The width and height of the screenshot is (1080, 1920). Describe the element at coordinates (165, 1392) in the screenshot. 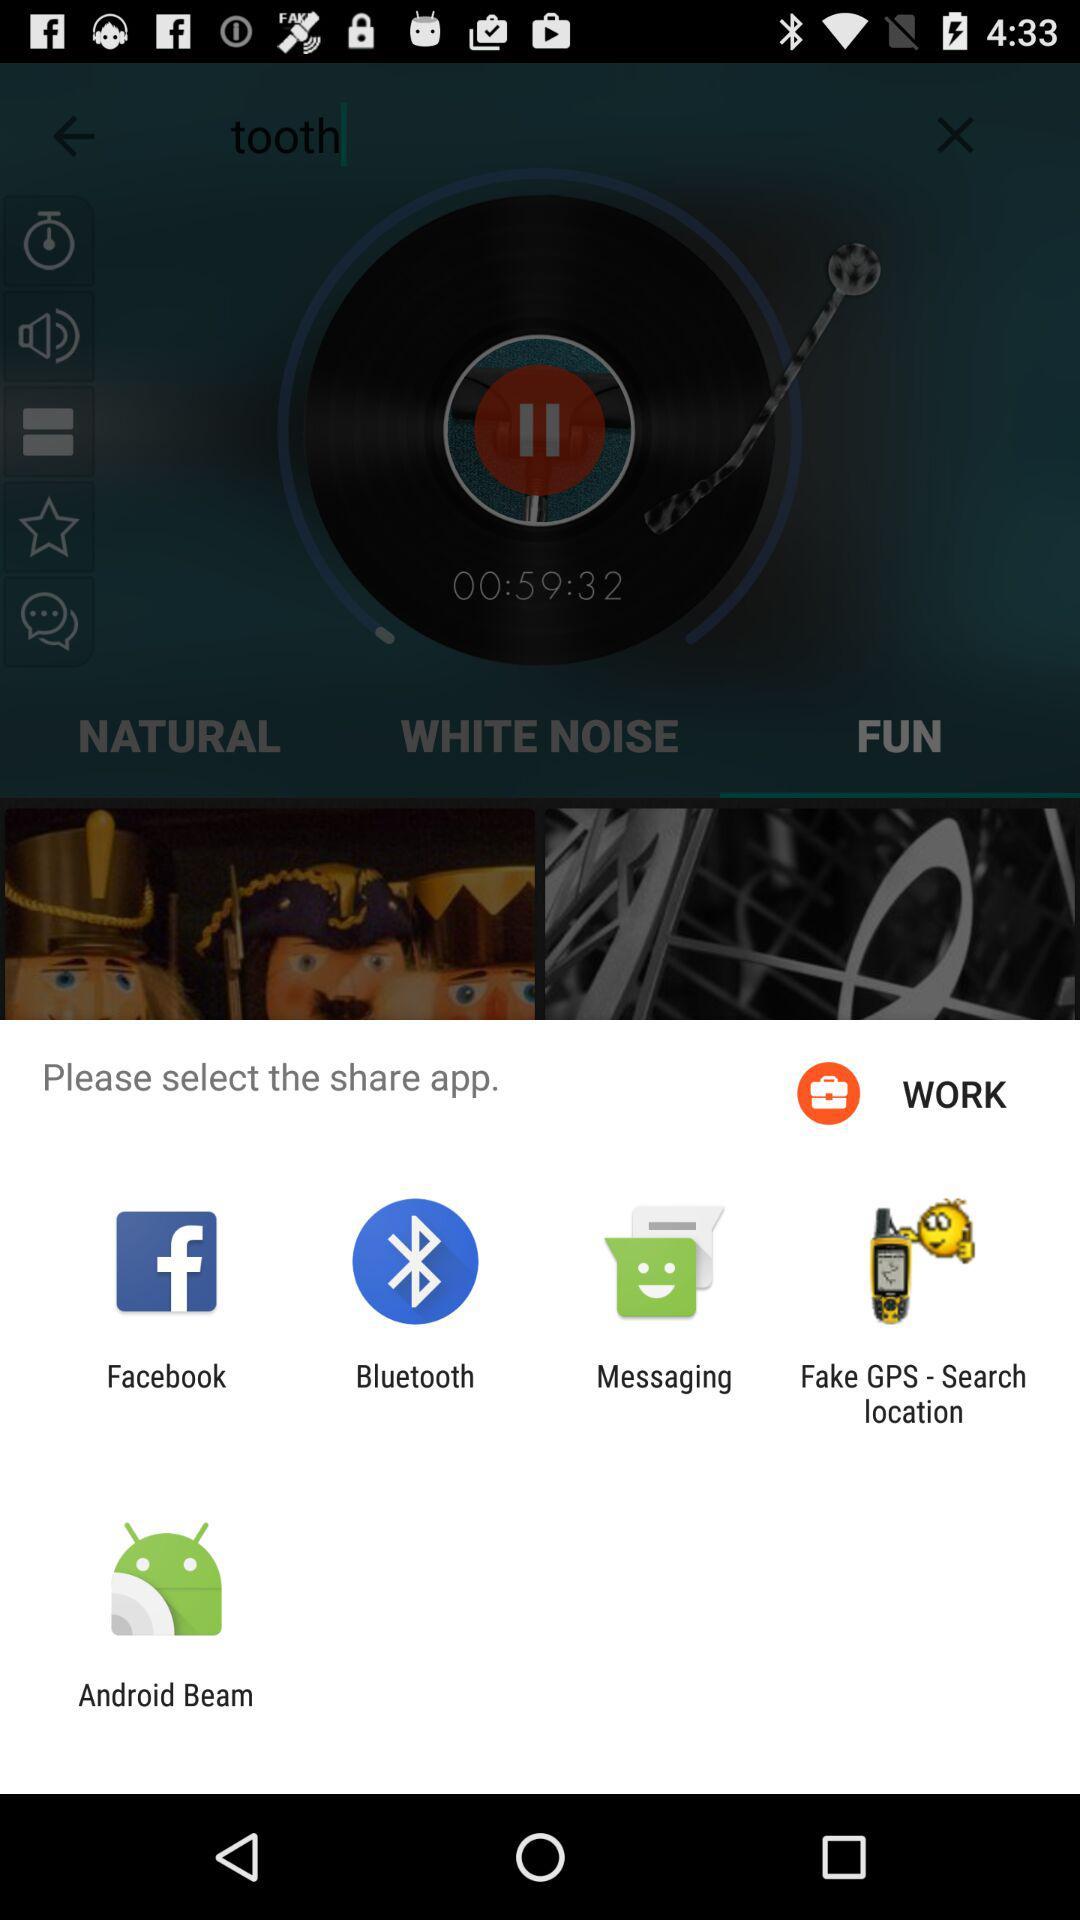

I see `icon to the left of the bluetooth app` at that location.